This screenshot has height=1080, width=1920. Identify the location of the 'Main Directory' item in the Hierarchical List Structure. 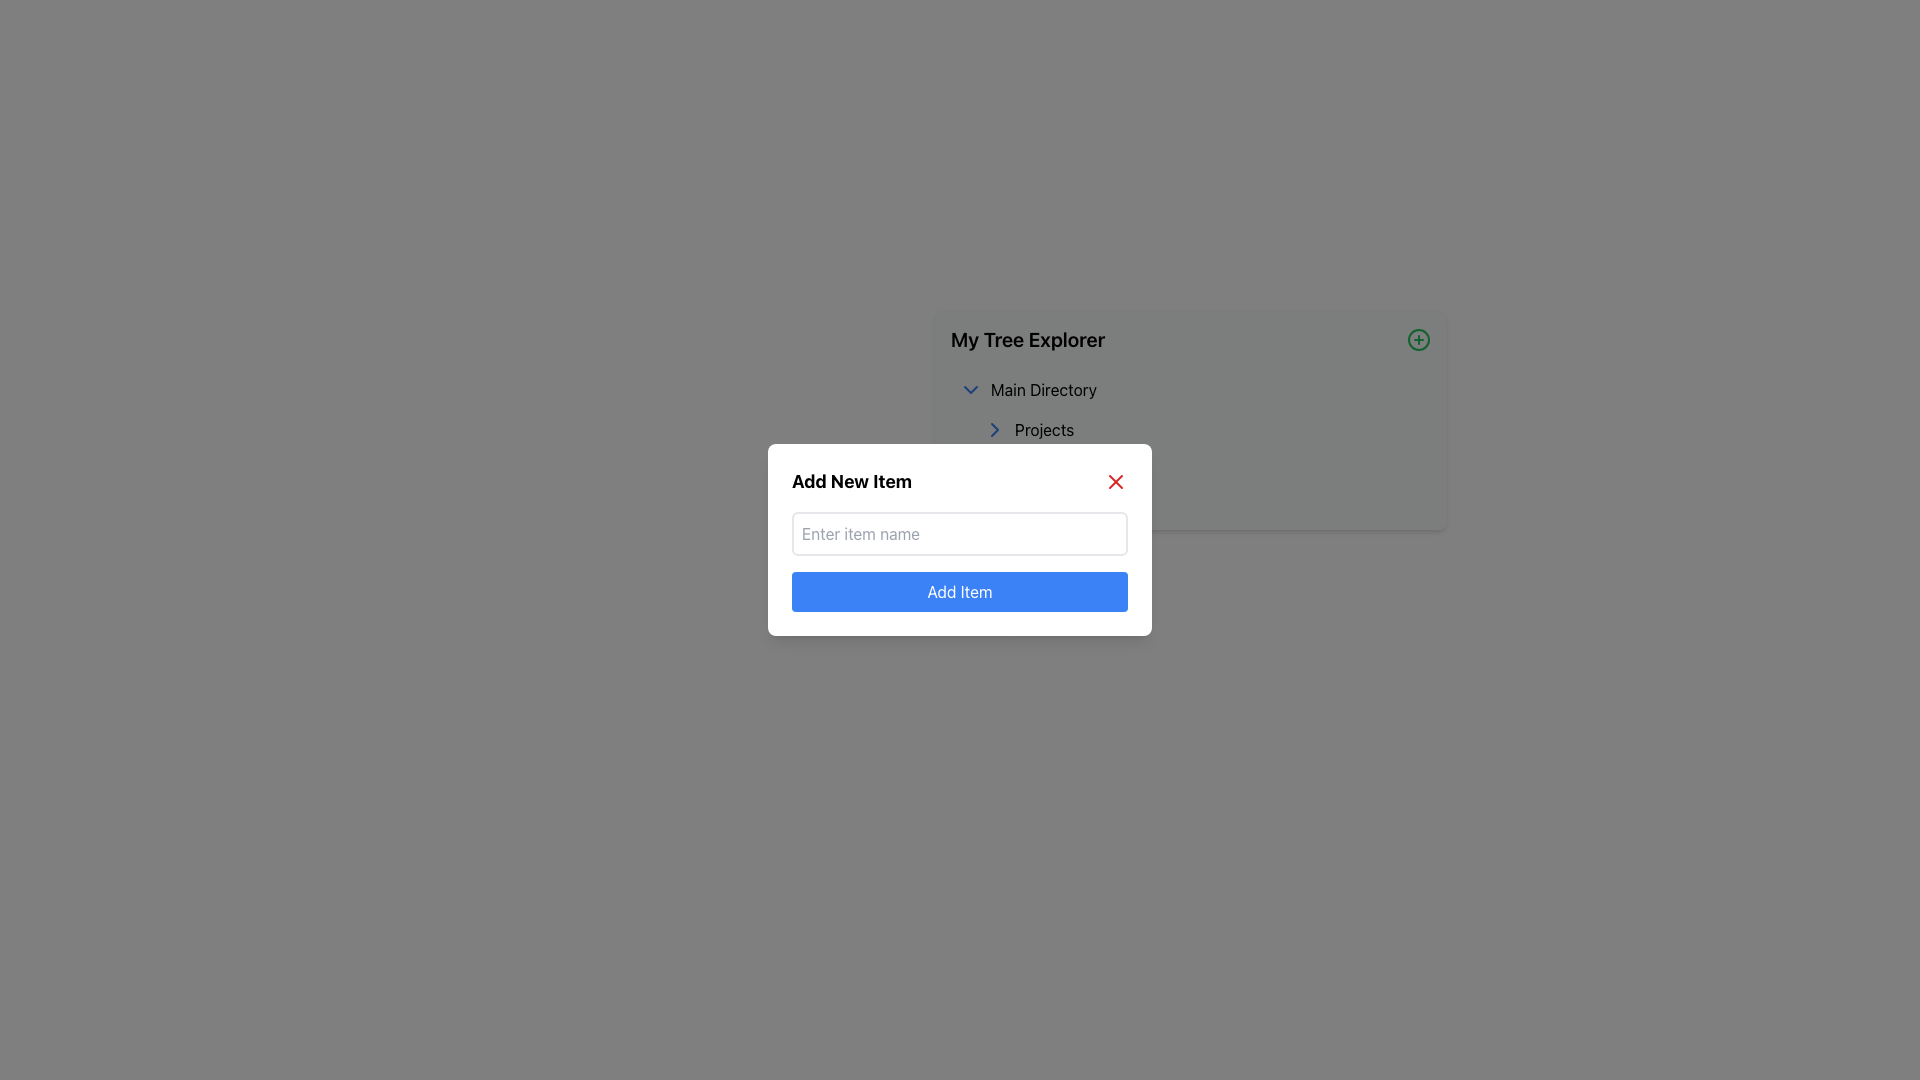
(1190, 437).